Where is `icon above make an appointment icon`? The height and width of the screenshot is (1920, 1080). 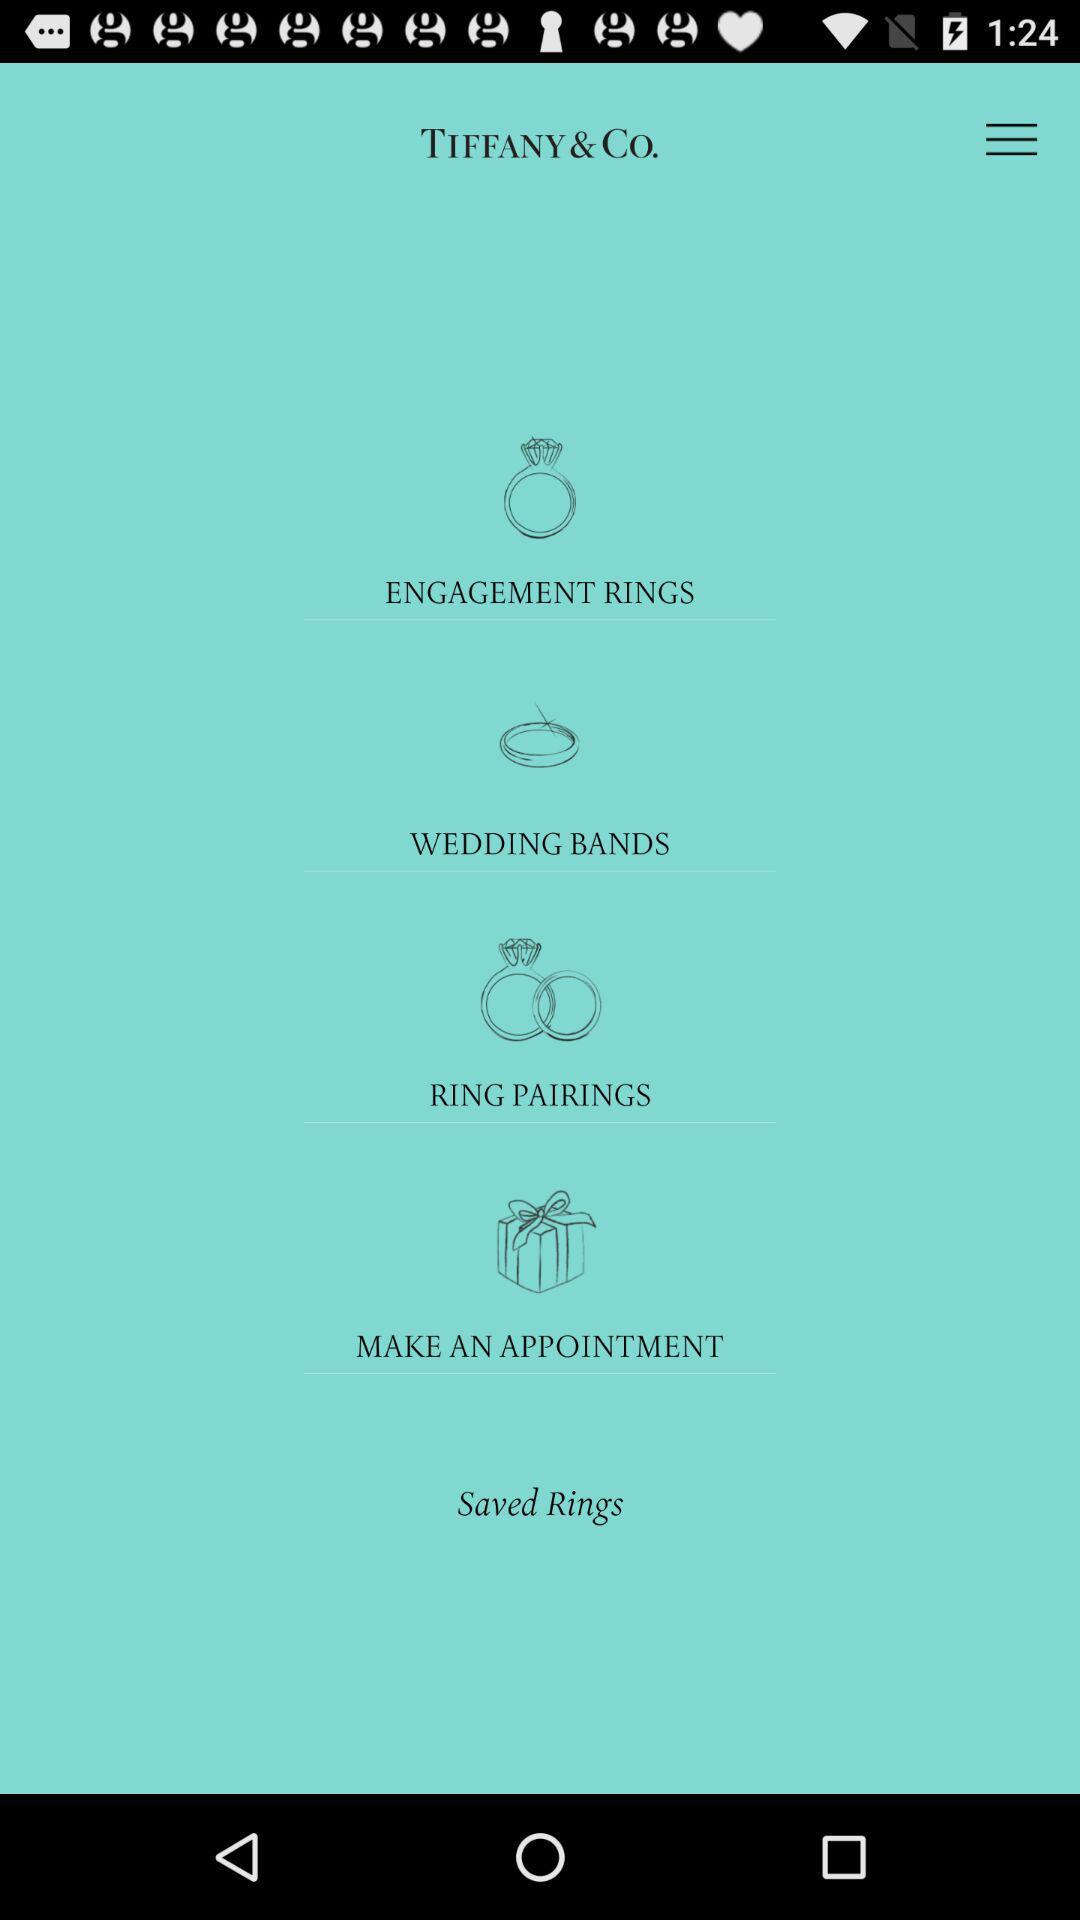
icon above make an appointment icon is located at coordinates (538, 1240).